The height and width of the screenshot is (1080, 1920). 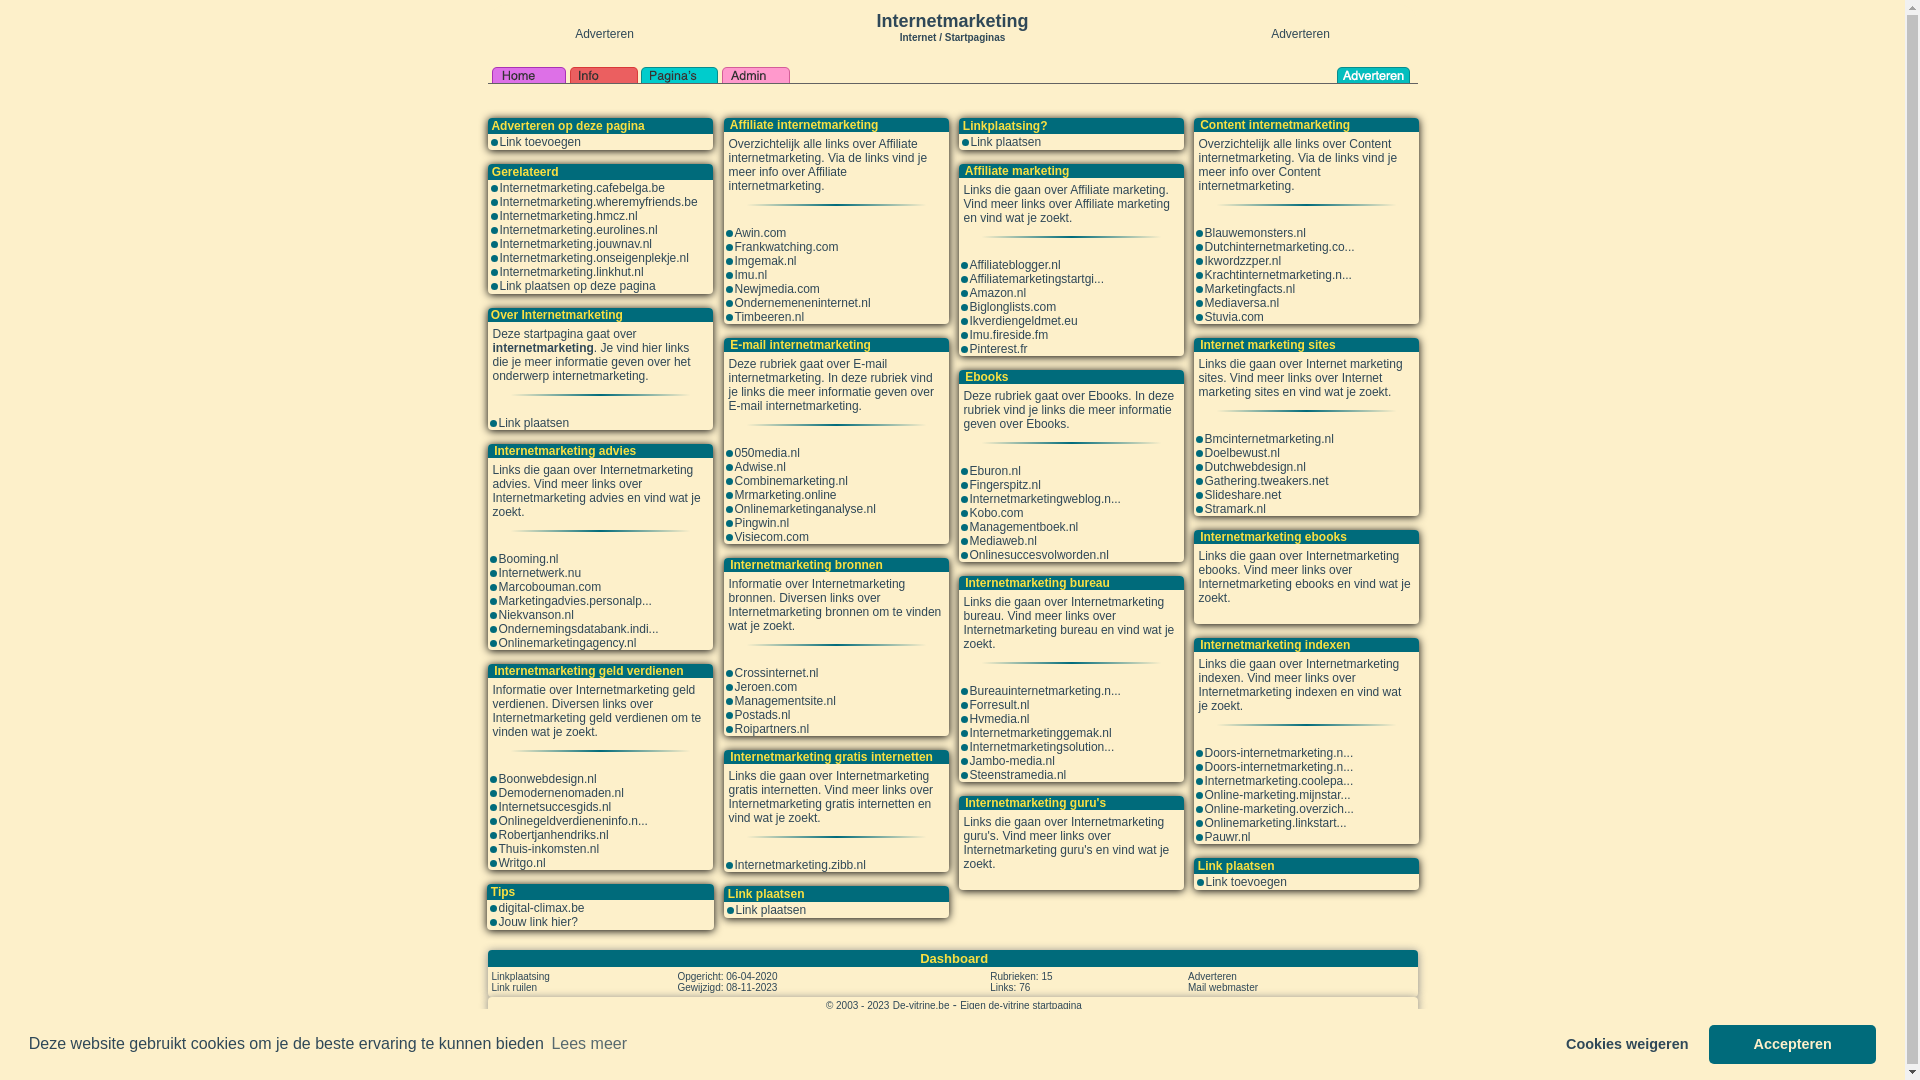 What do you see at coordinates (578, 229) in the screenshot?
I see `'Internetmarketing.eurolines.nl'` at bounding box center [578, 229].